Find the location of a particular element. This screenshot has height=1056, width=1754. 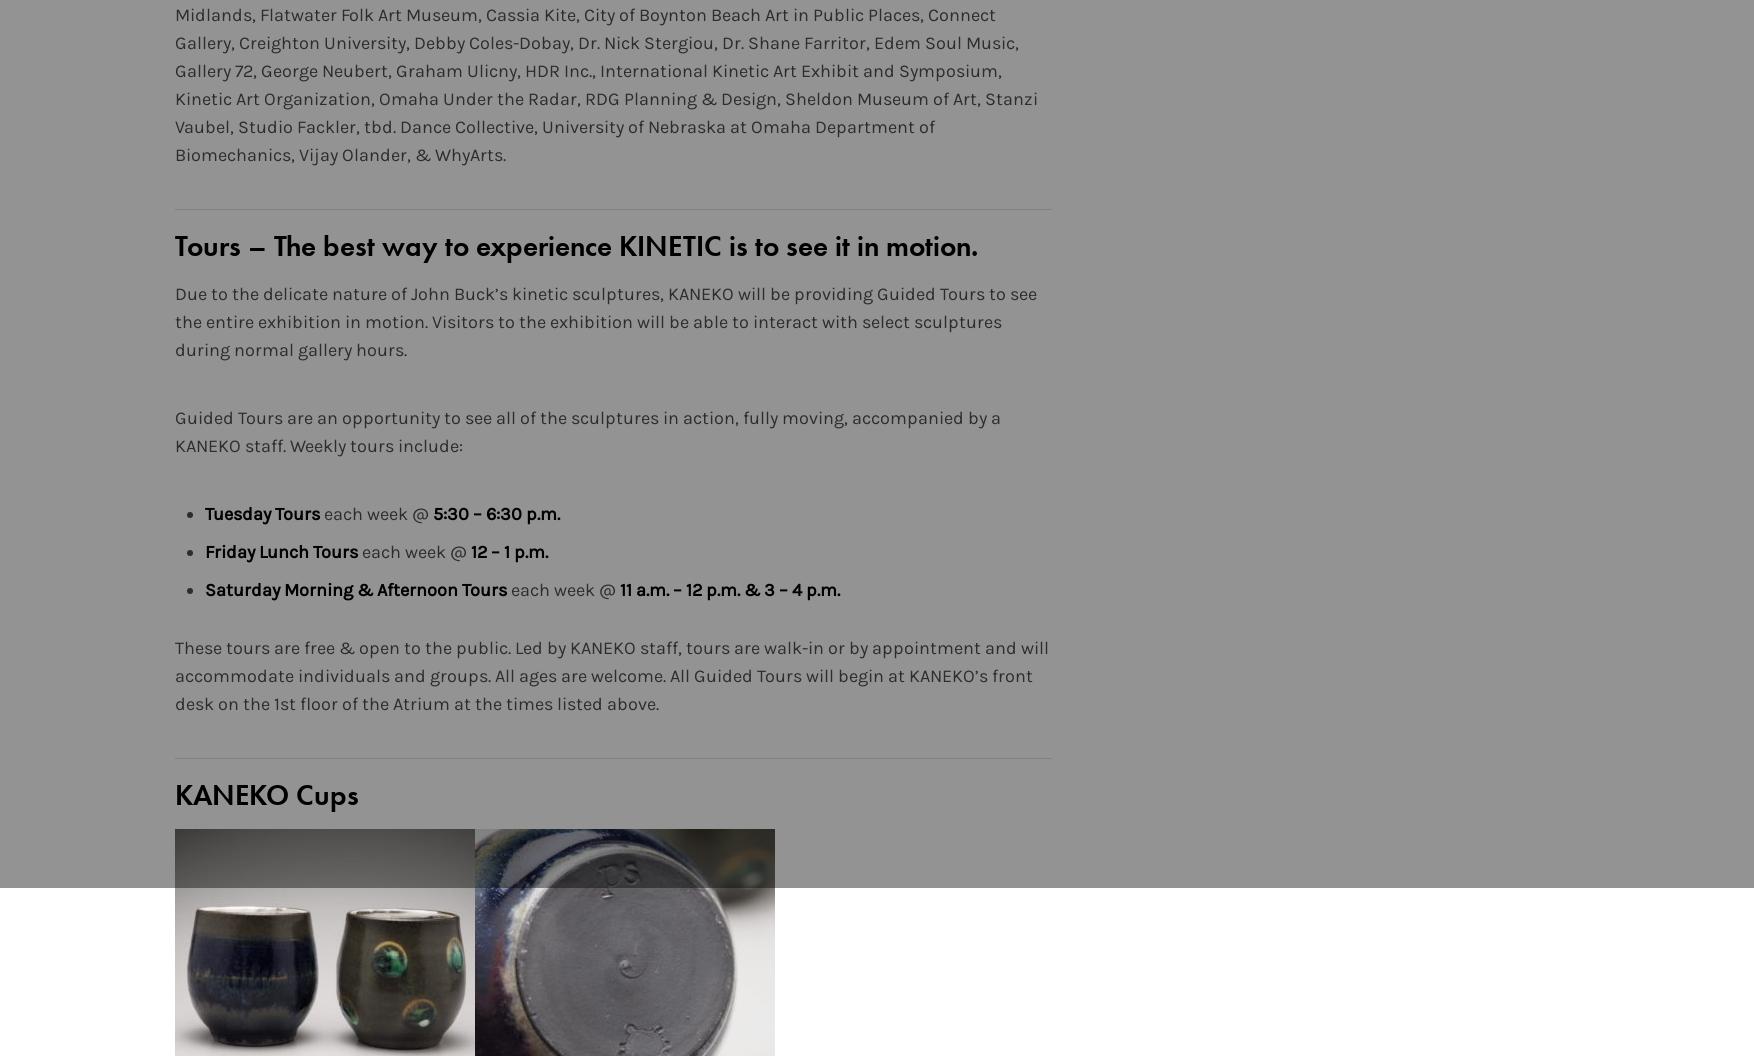

'Guided Tours are an opportunity to see all of the sculptures in action, fully moving, accompanied by a KANEKO staff. Weekly tours include:' is located at coordinates (587, 432).